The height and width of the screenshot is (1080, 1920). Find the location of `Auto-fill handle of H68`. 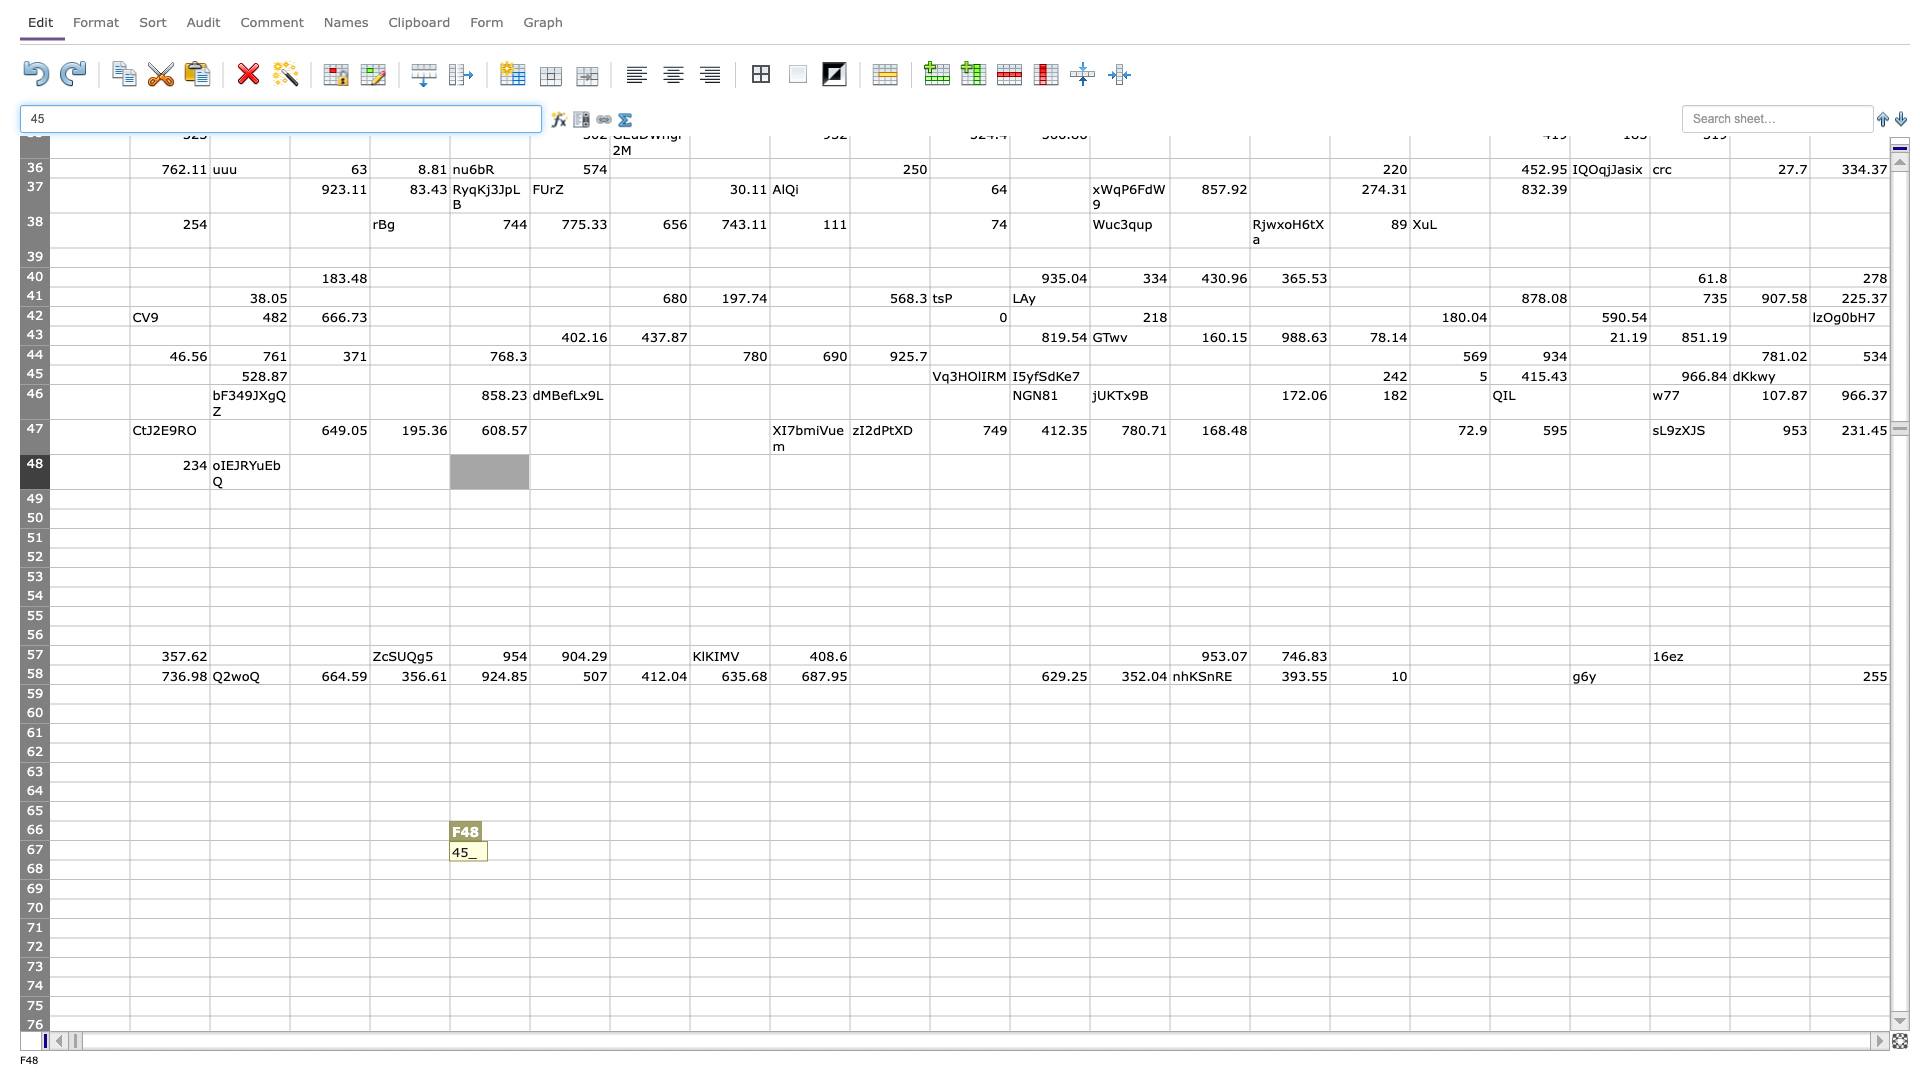

Auto-fill handle of H68 is located at coordinates (690, 878).